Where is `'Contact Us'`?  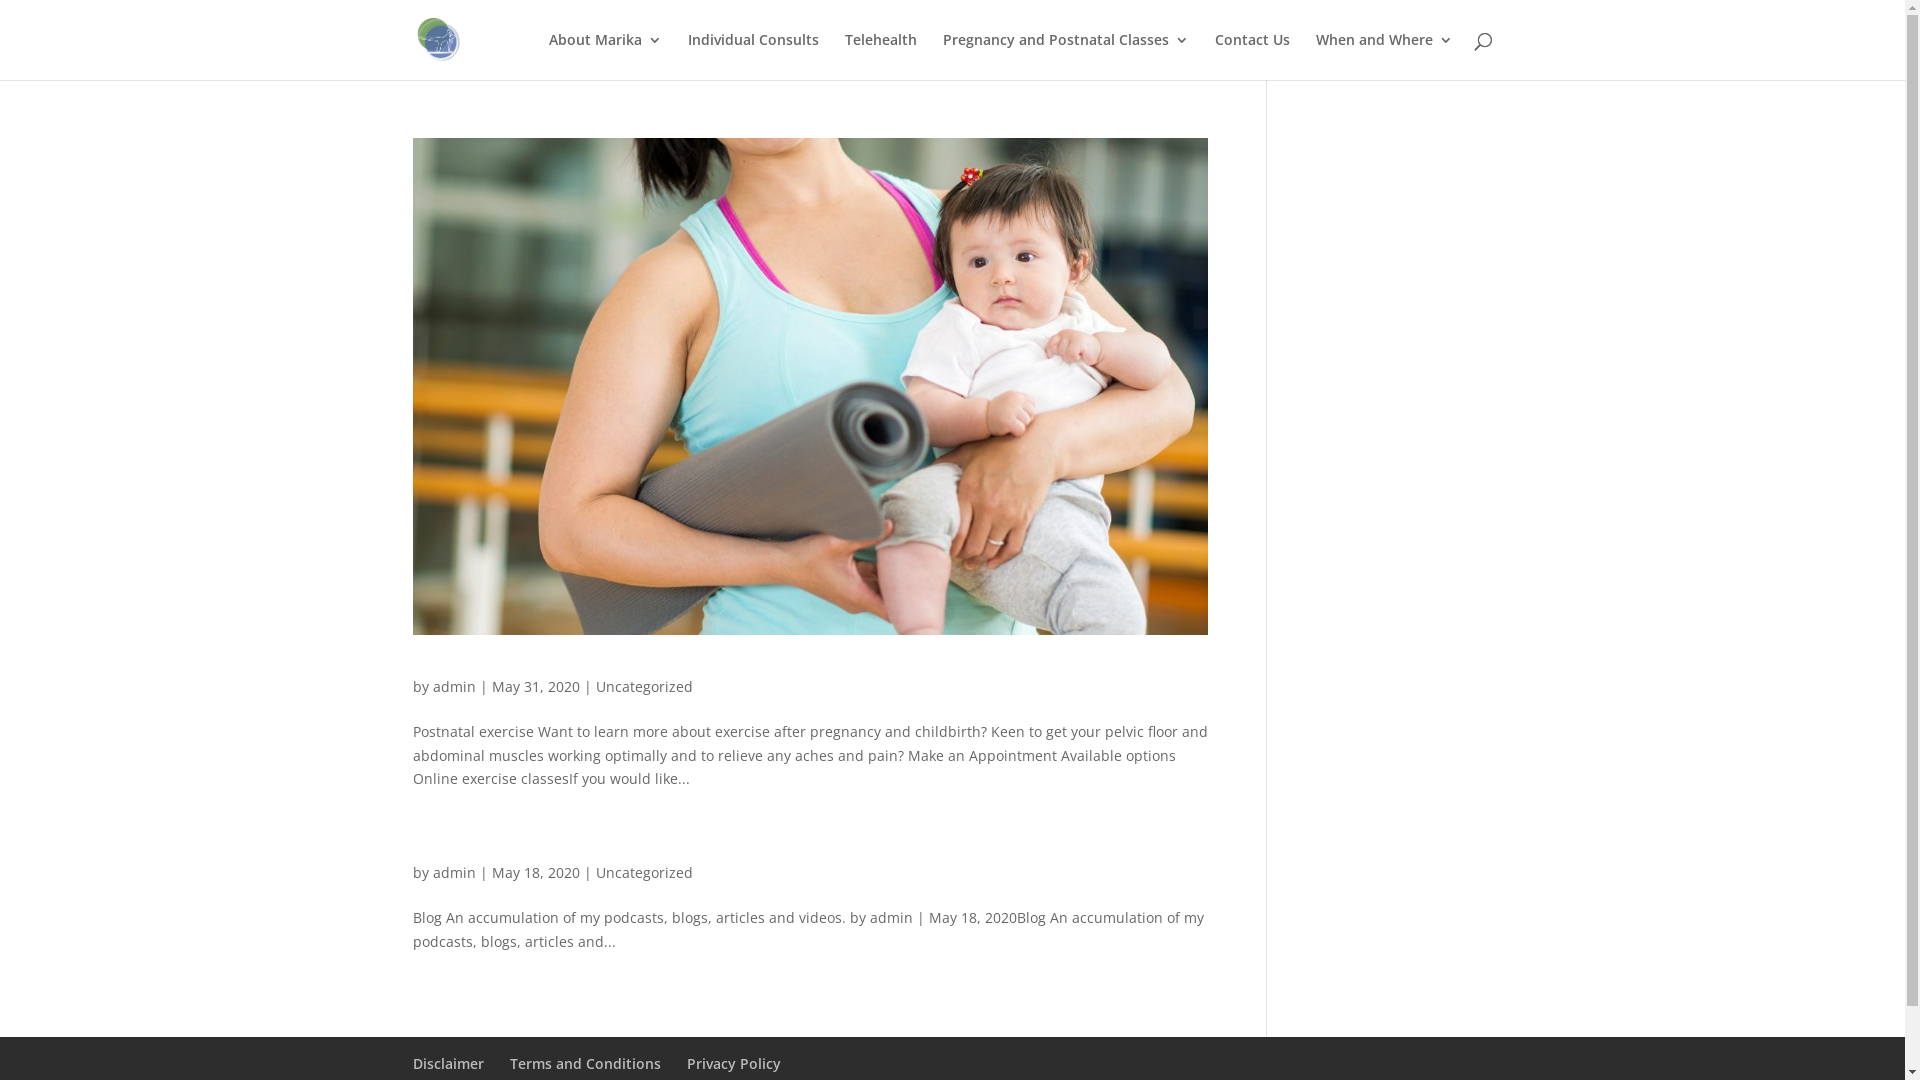
'Contact Us' is located at coordinates (1250, 55).